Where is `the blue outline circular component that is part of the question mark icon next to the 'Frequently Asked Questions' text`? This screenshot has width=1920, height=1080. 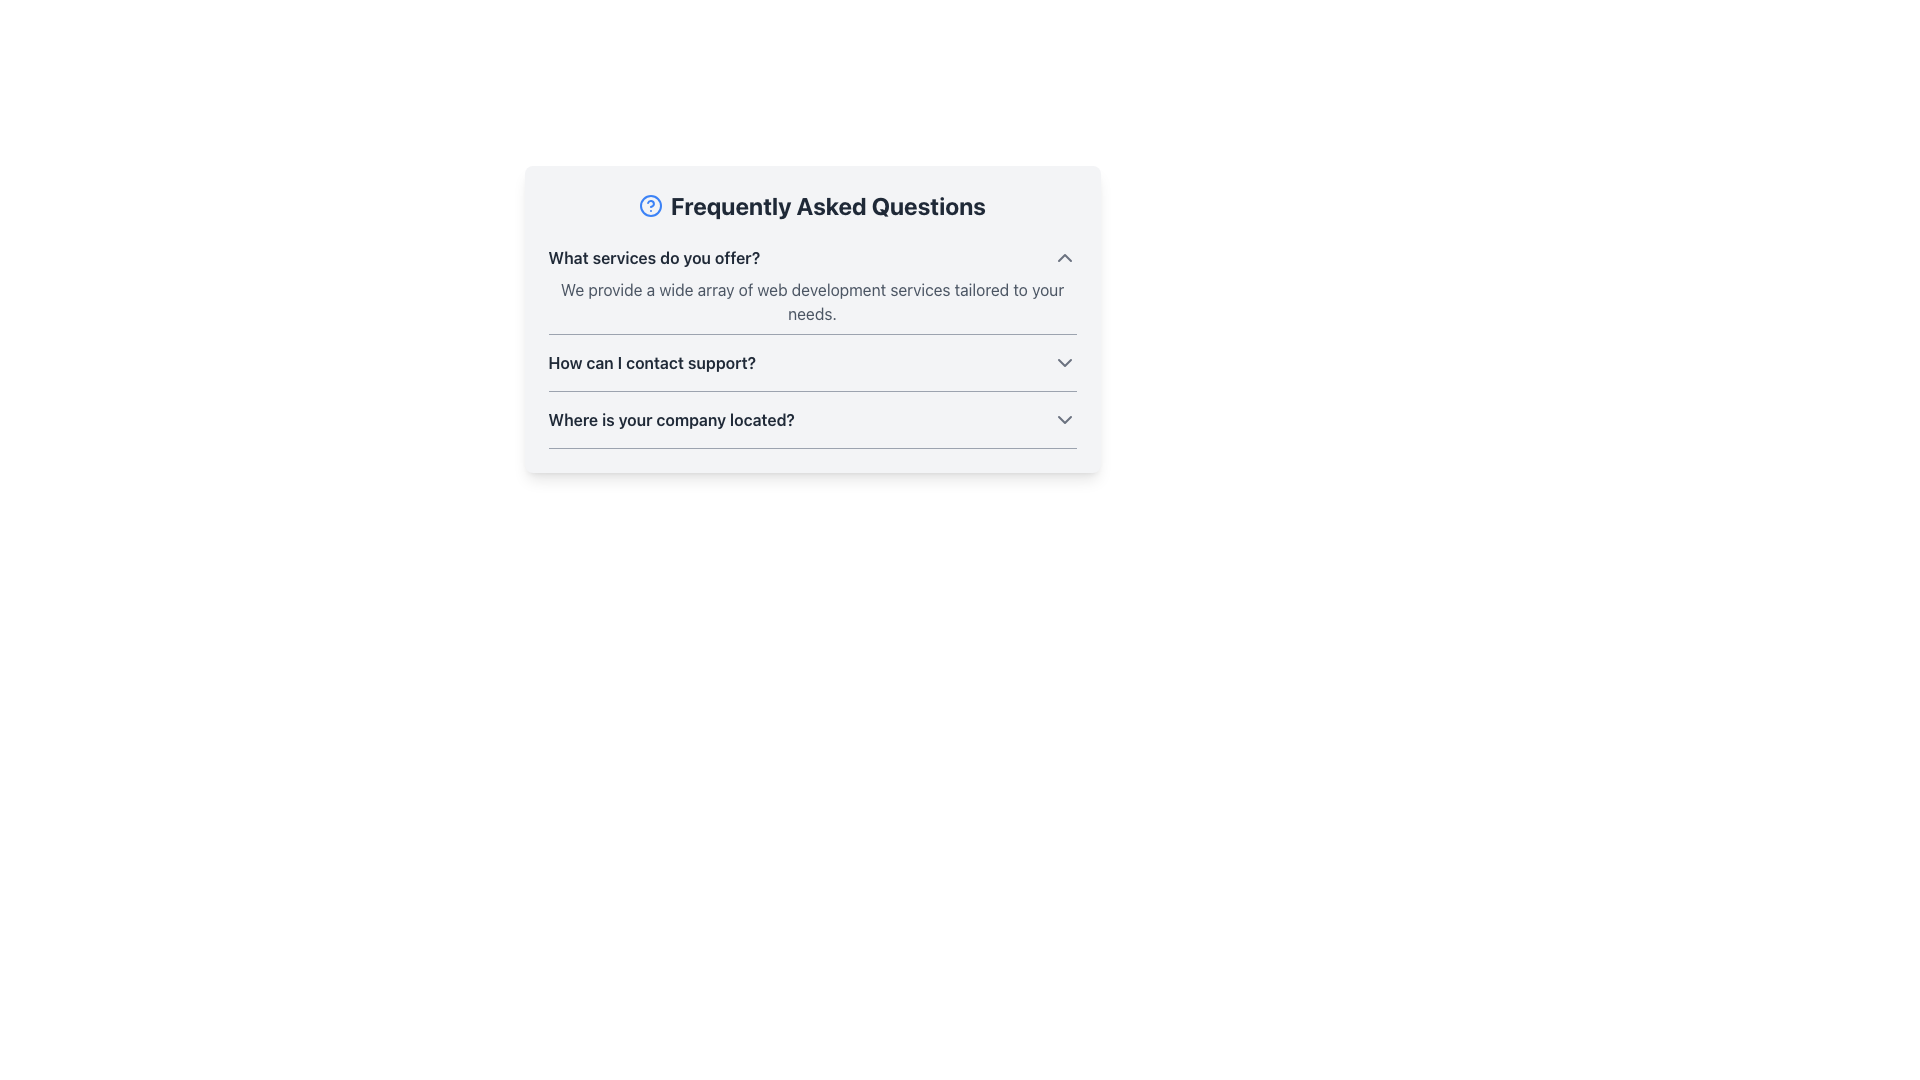
the blue outline circular component that is part of the question mark icon next to the 'Frequently Asked Questions' text is located at coordinates (651, 205).